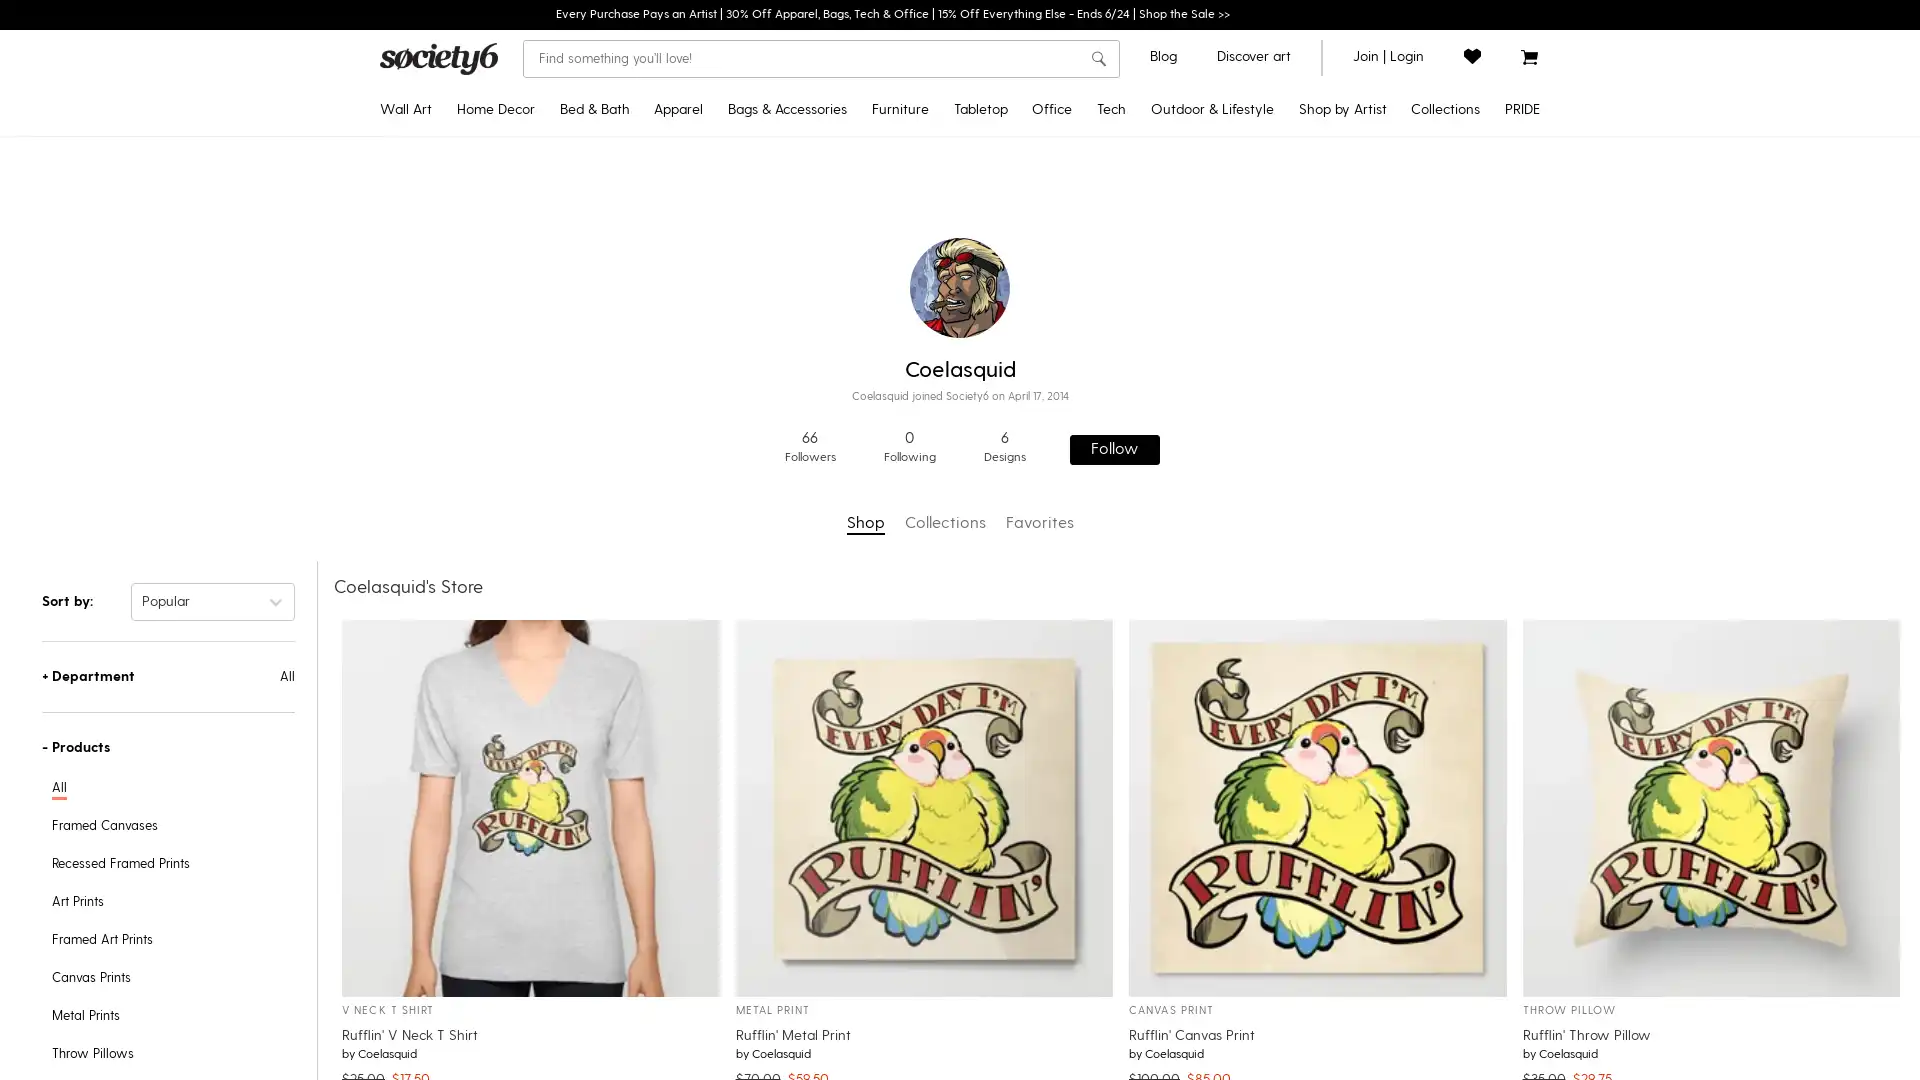 This screenshot has height=1080, width=1920. What do you see at coordinates (533, 160) in the screenshot?
I see `Tapestries` at bounding box center [533, 160].